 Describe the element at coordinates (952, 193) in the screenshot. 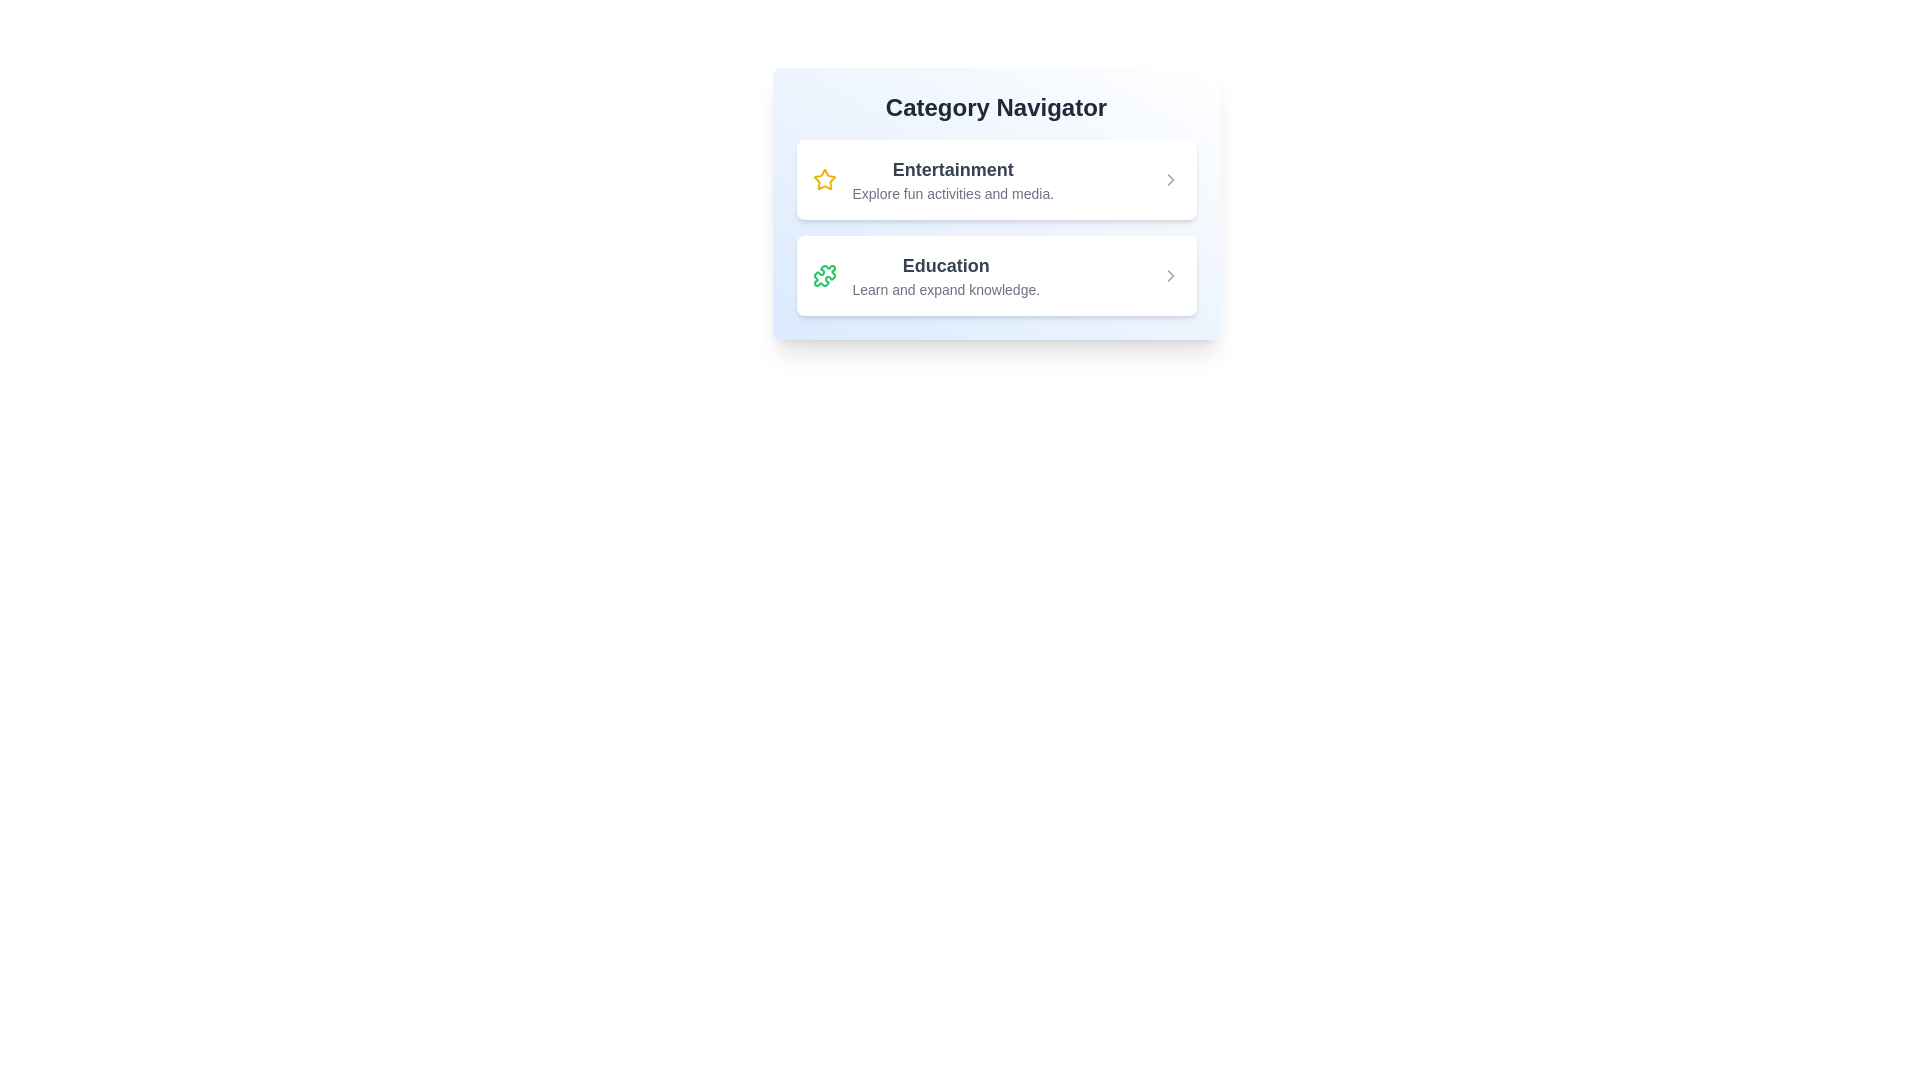

I see `the text label reading 'Explore fun activities and media.' which is styled in gray and located directly below the 'Entertainment' text within the card-like component` at that location.